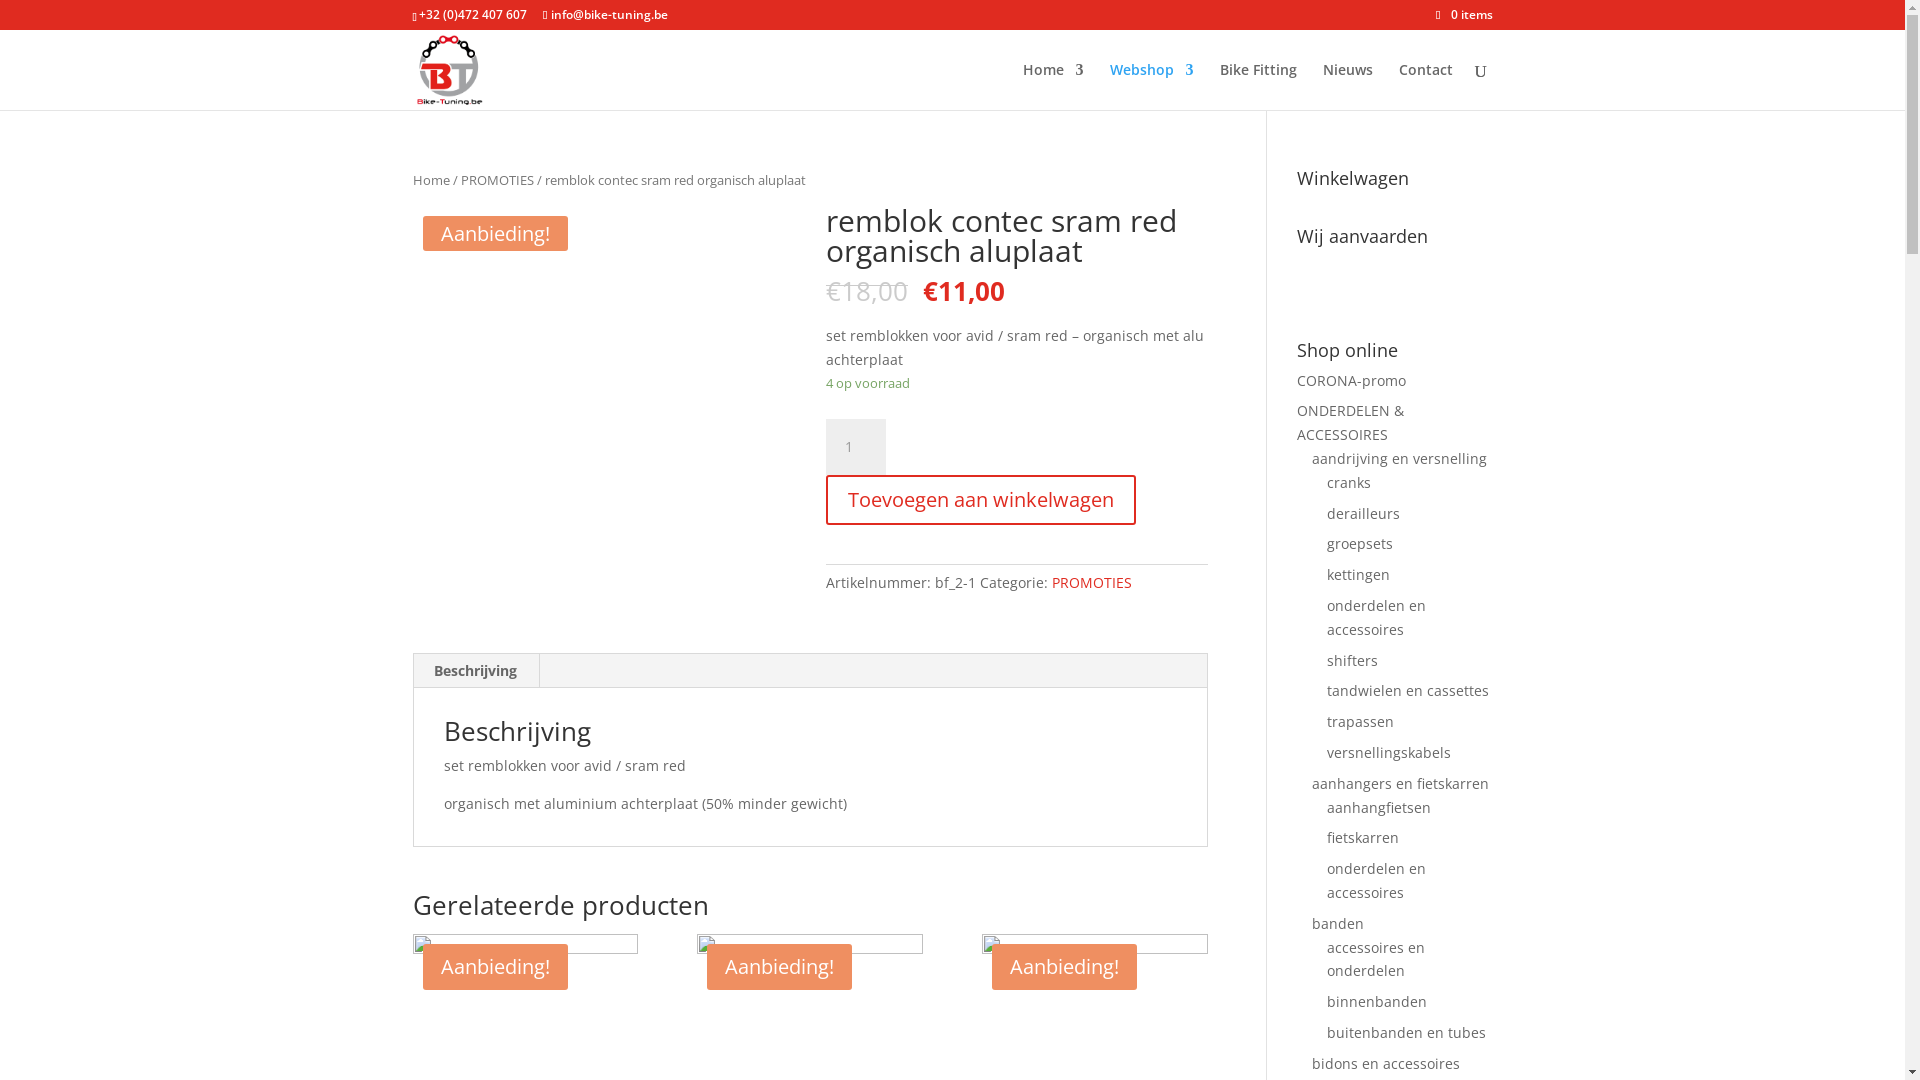 Image resolution: width=1920 pixels, height=1080 pixels. Describe the element at coordinates (604, 14) in the screenshot. I see `'info@bike-tuning.be'` at that location.